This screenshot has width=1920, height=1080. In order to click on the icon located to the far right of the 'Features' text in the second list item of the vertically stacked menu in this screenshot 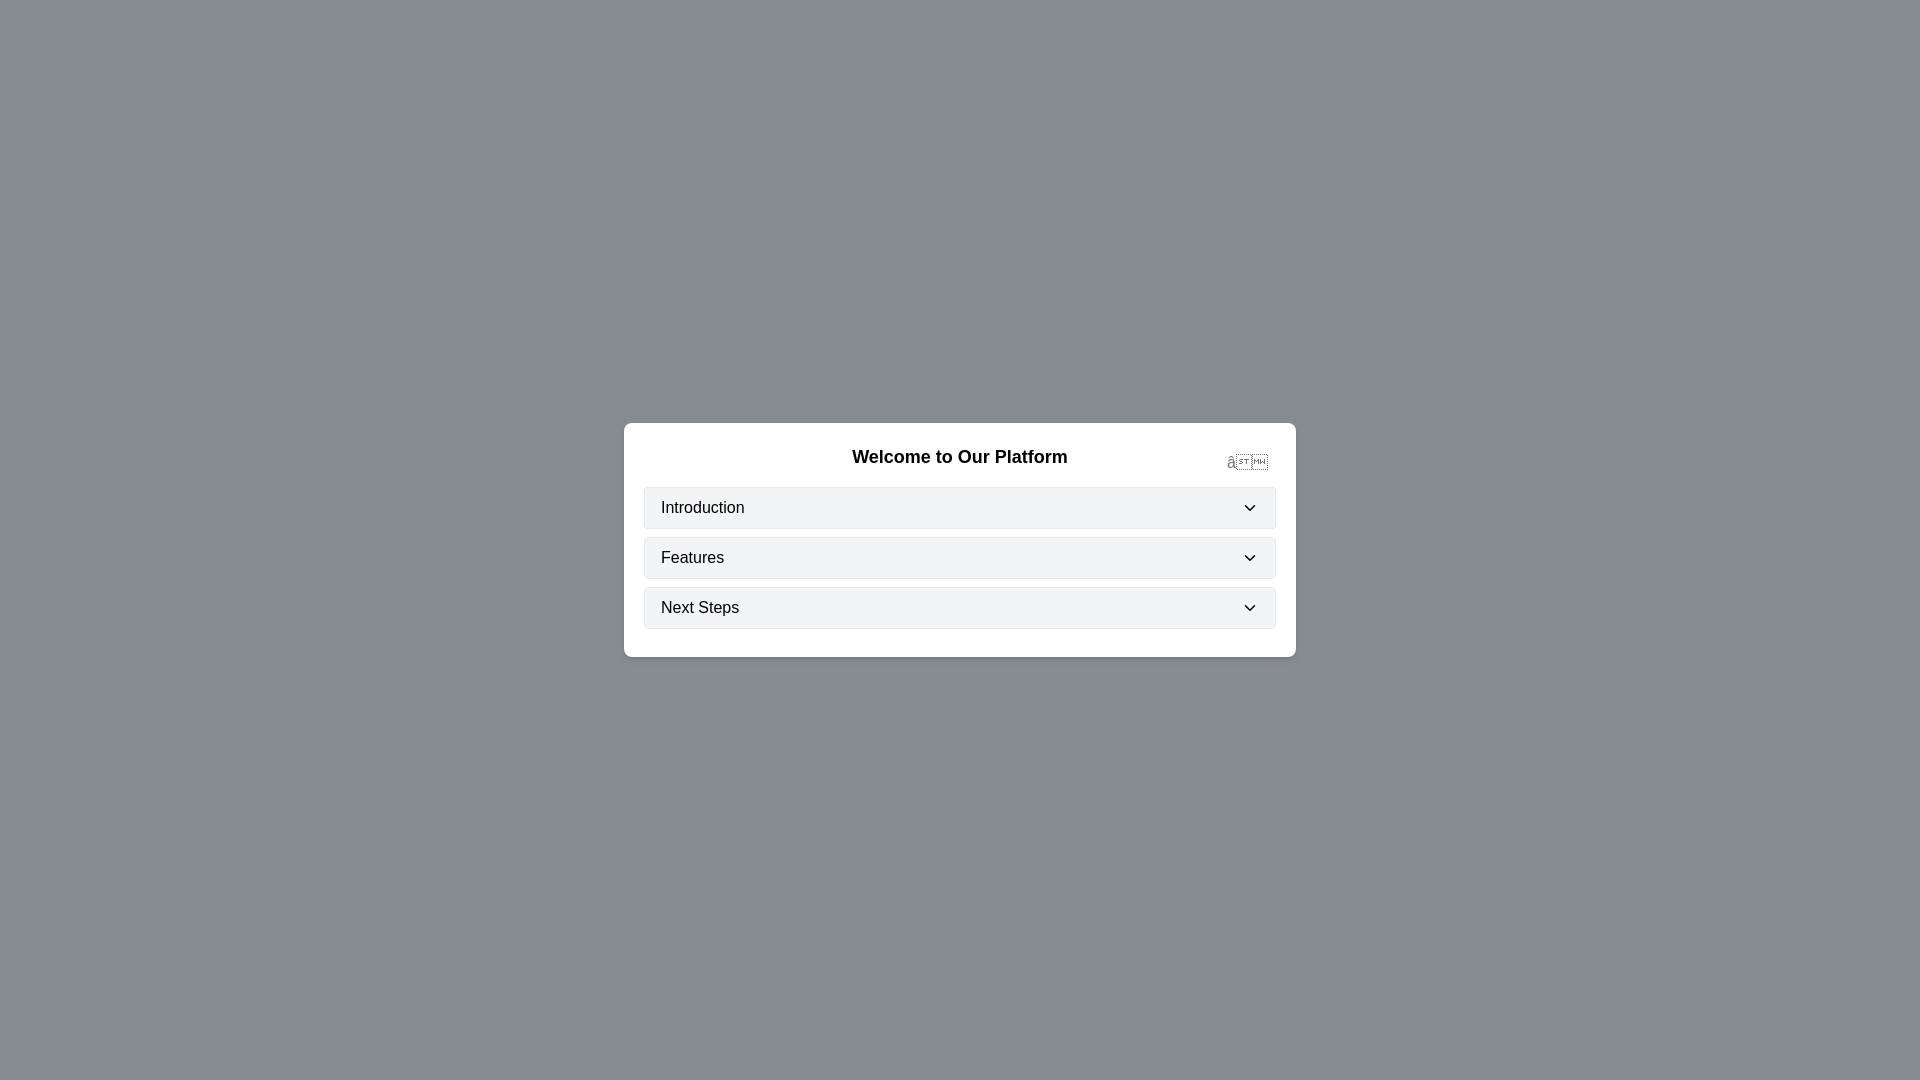, I will do `click(1248, 558)`.